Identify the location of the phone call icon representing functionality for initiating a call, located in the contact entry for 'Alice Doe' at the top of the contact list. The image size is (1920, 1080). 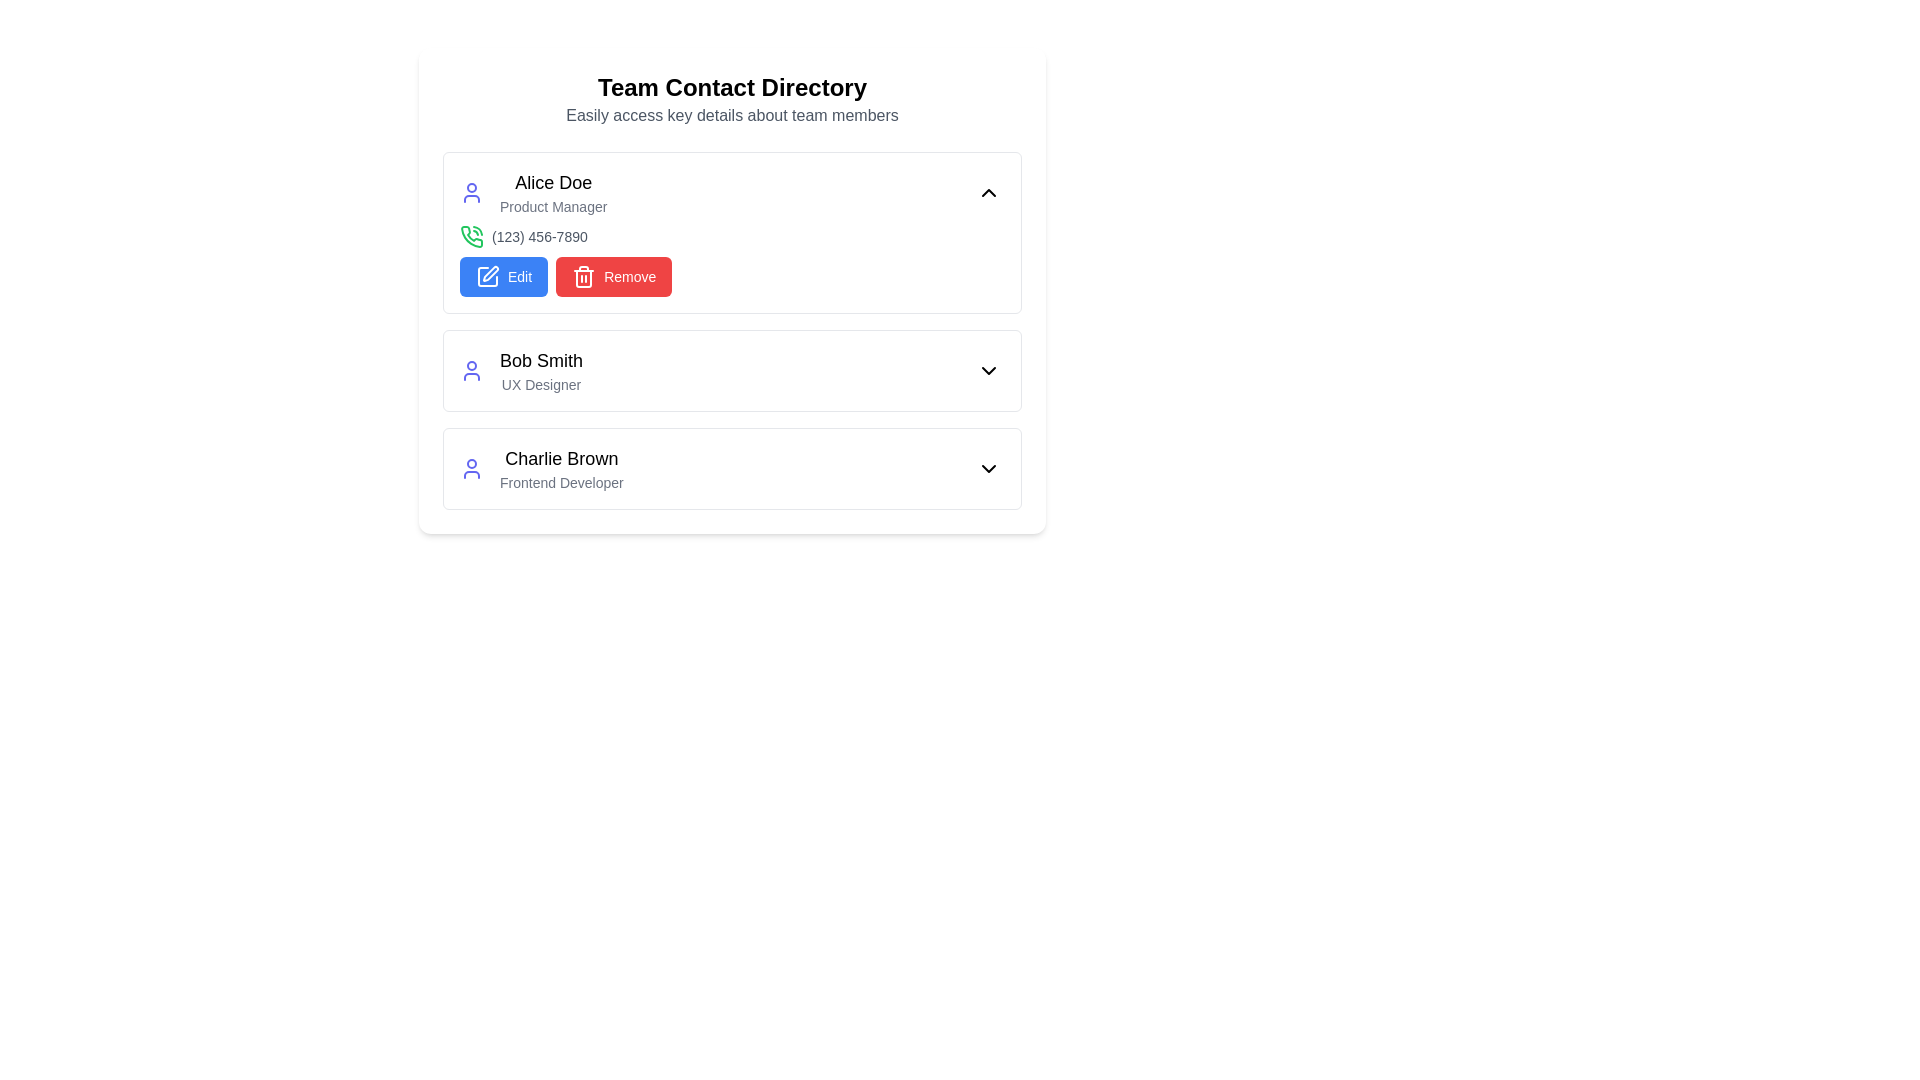
(470, 235).